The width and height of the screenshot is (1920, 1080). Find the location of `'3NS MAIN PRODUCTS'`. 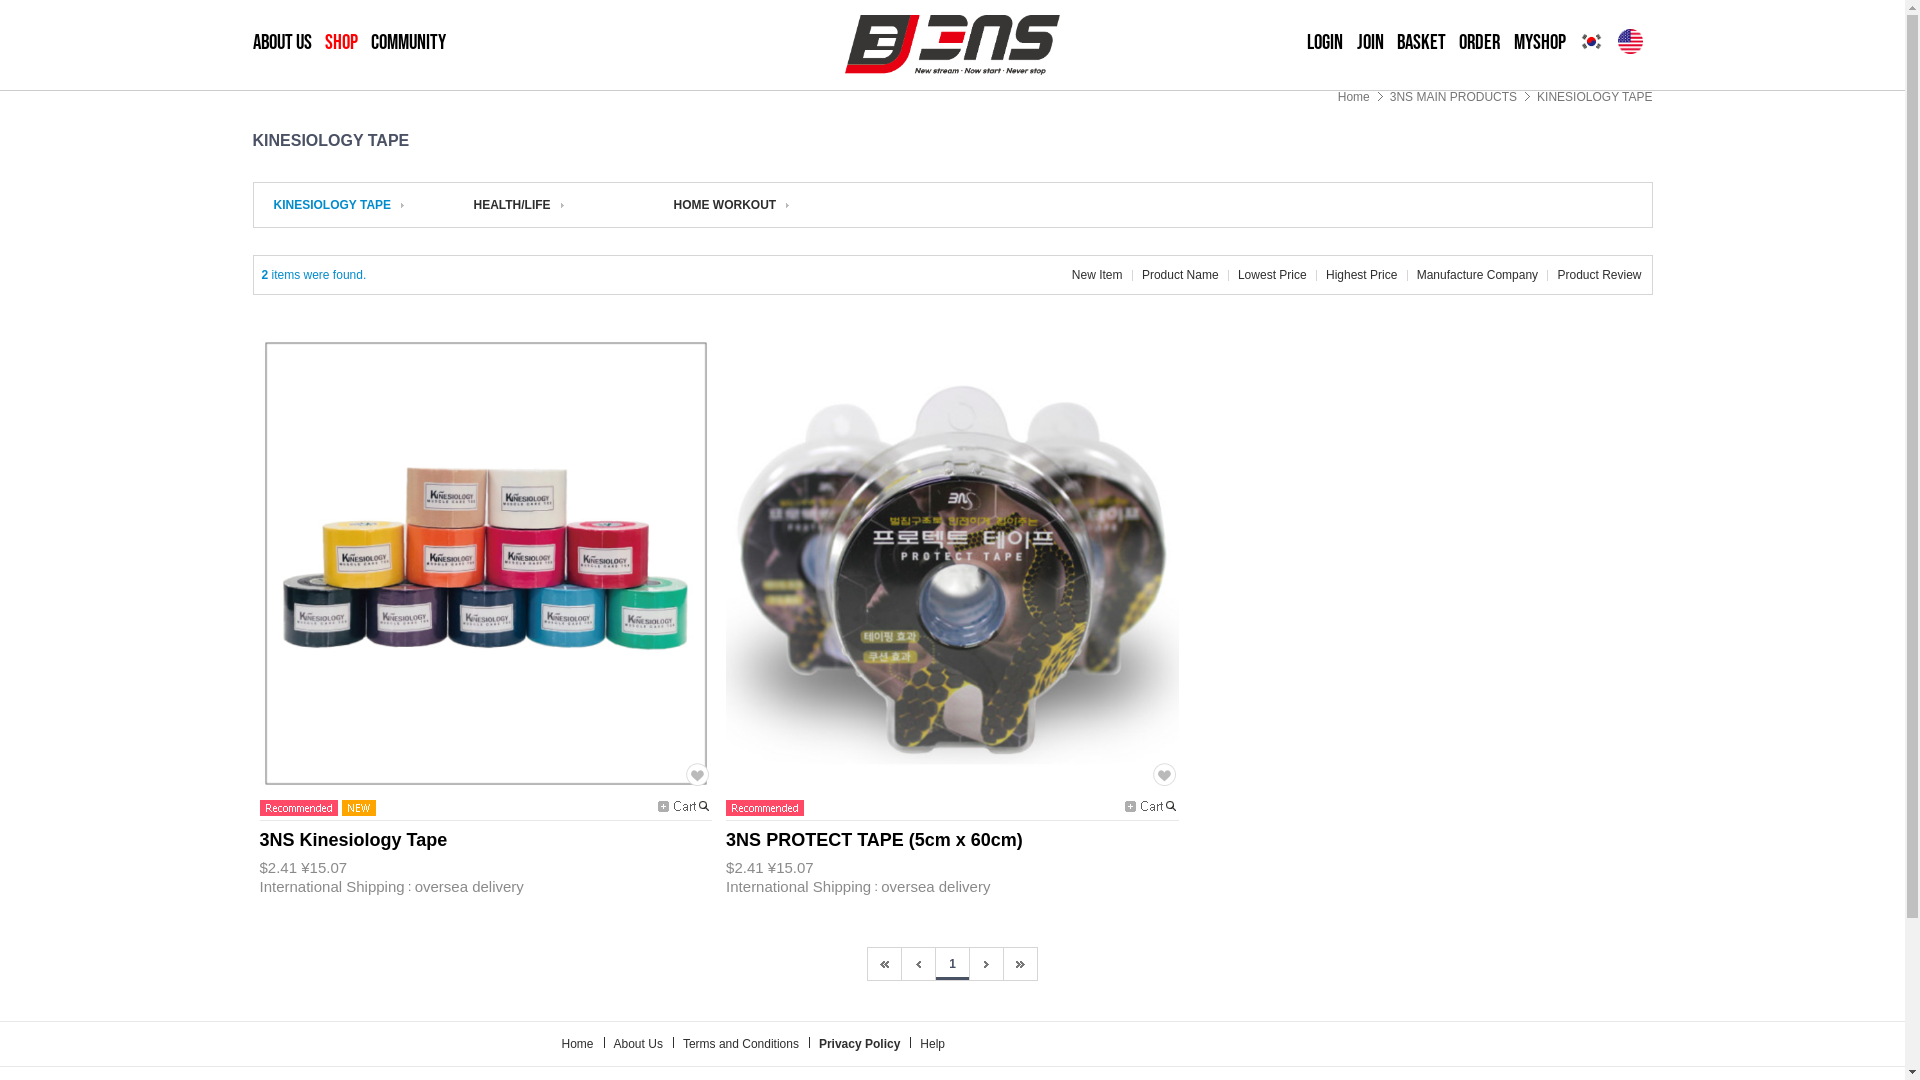

'3NS MAIN PRODUCTS' is located at coordinates (1453, 96).